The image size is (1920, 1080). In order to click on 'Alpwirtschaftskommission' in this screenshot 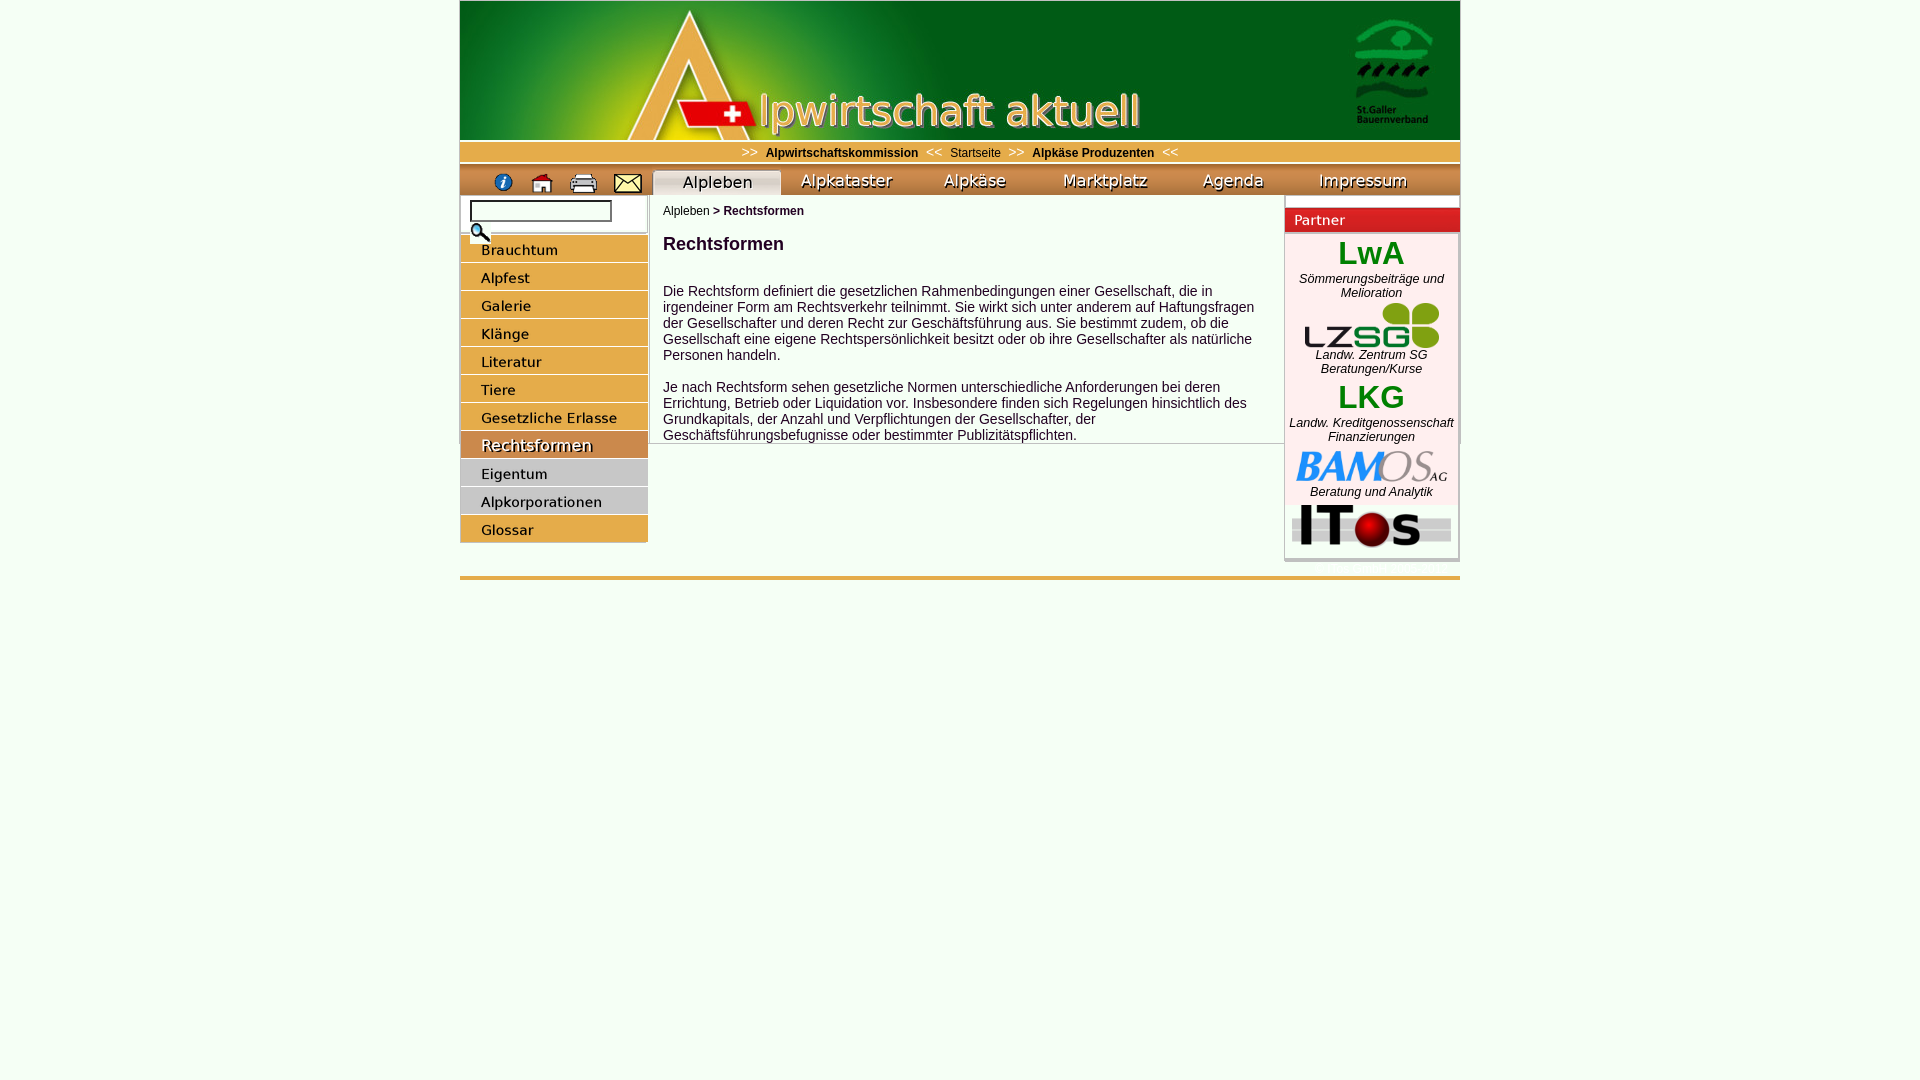, I will do `click(842, 152)`.